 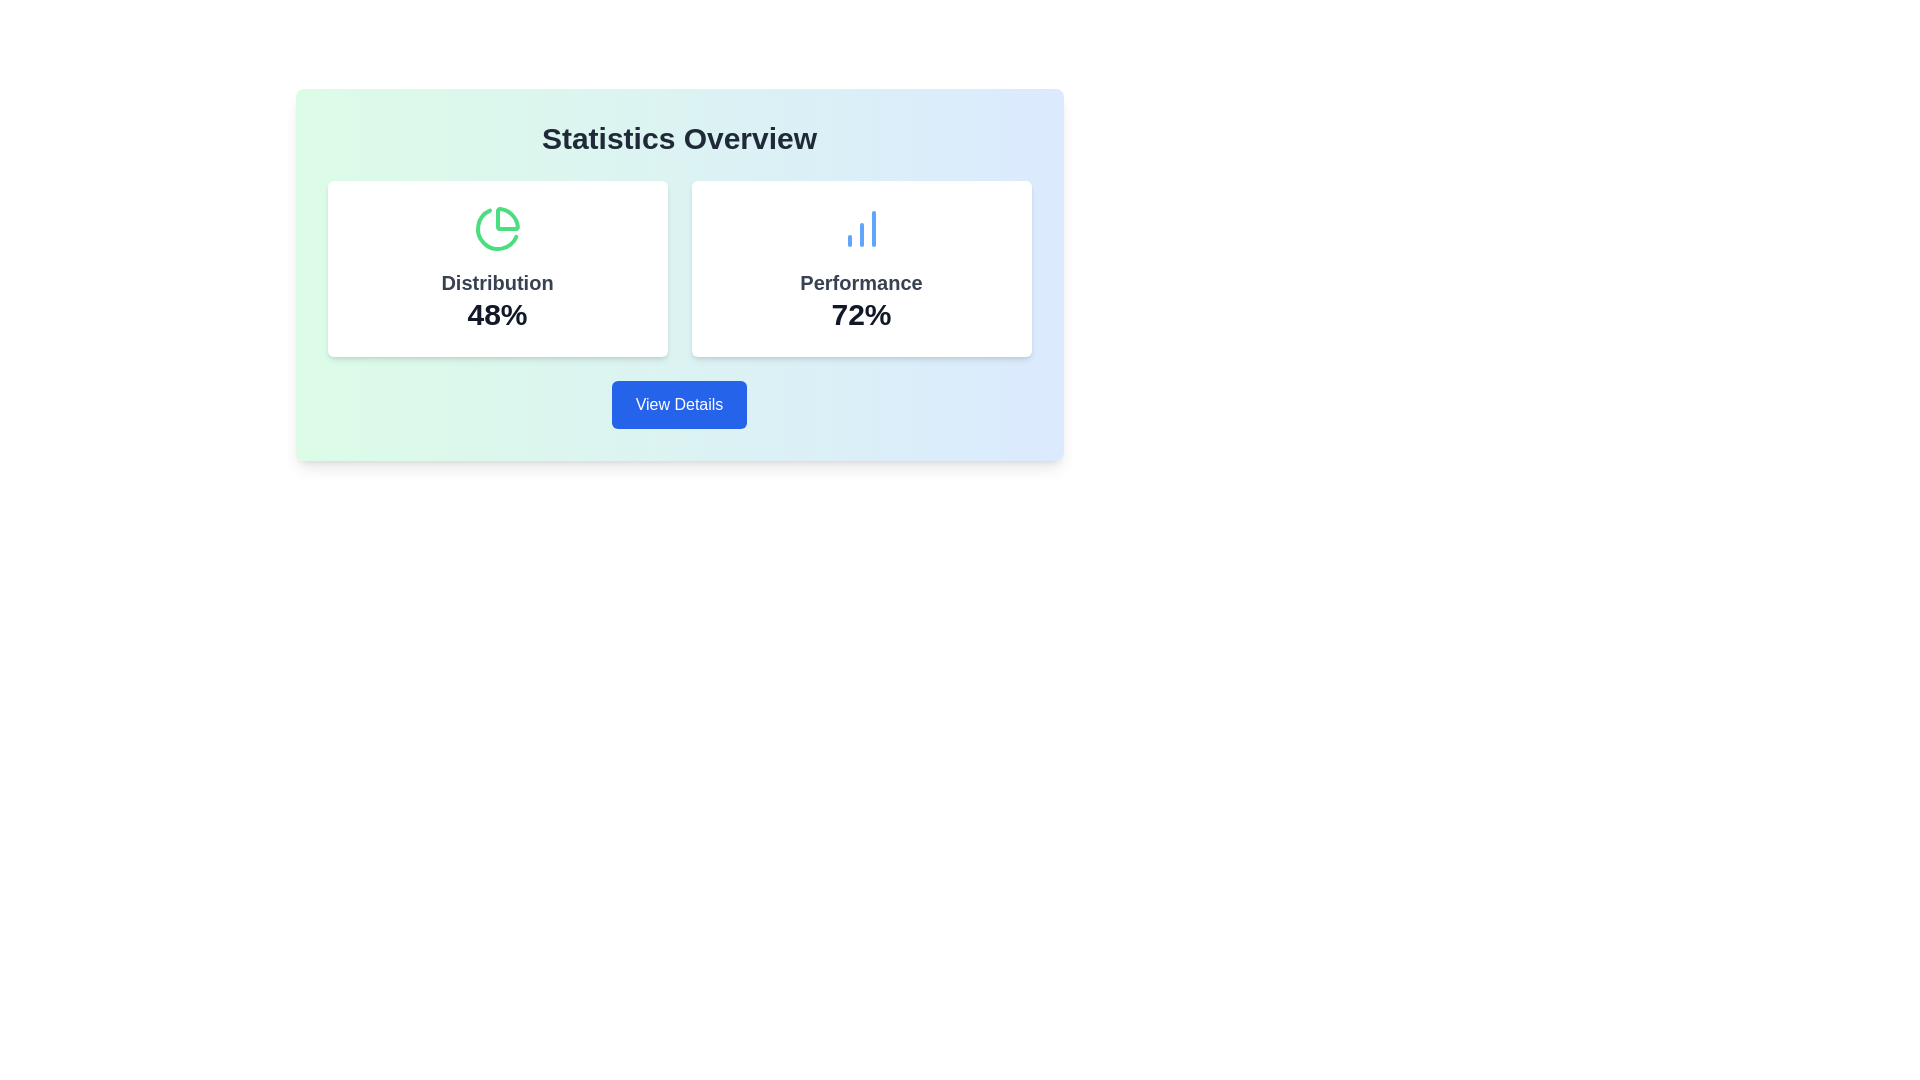 What do you see at coordinates (497, 227) in the screenshot?
I see `the icon representing data distribution located at the top center of the left card titled 'Distribution' with the subtitle '48%'` at bounding box center [497, 227].